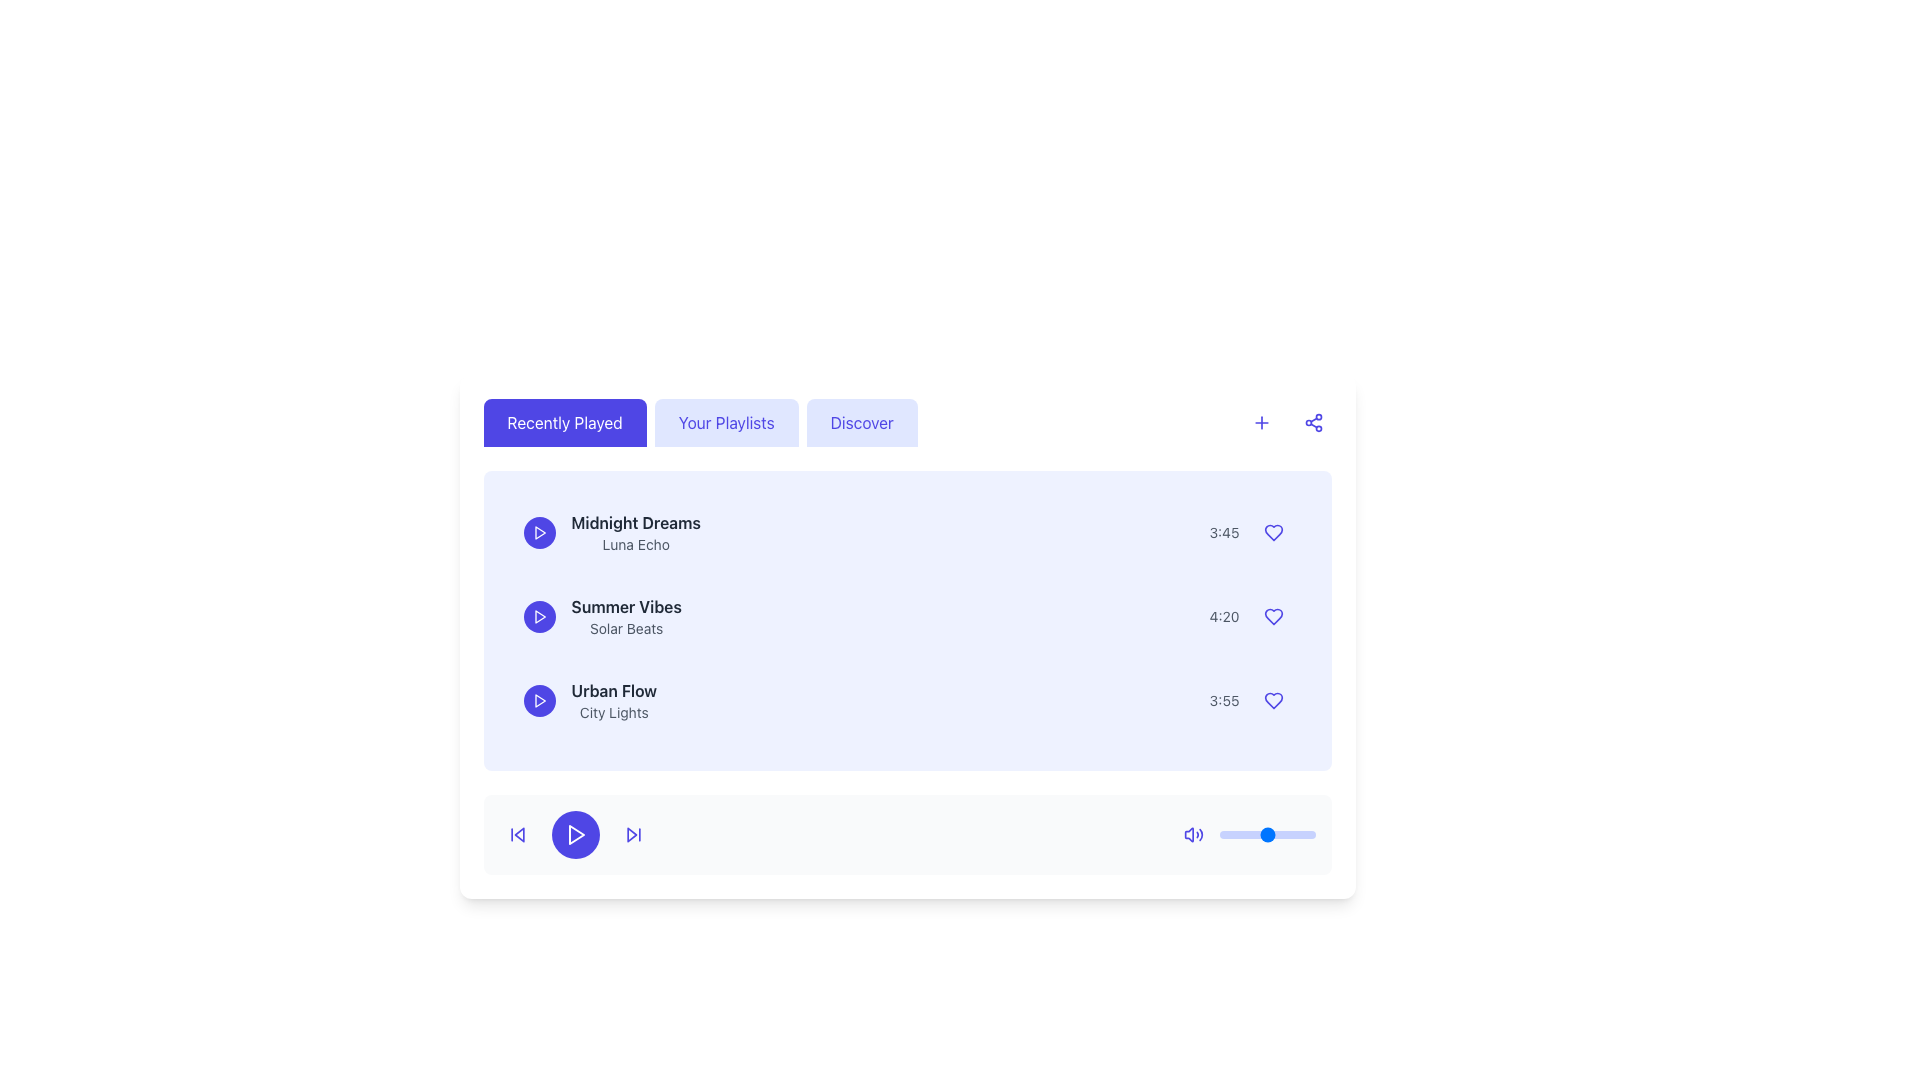  I want to click on the third List Item representing the media track 'Urban Flow', so click(906, 700).